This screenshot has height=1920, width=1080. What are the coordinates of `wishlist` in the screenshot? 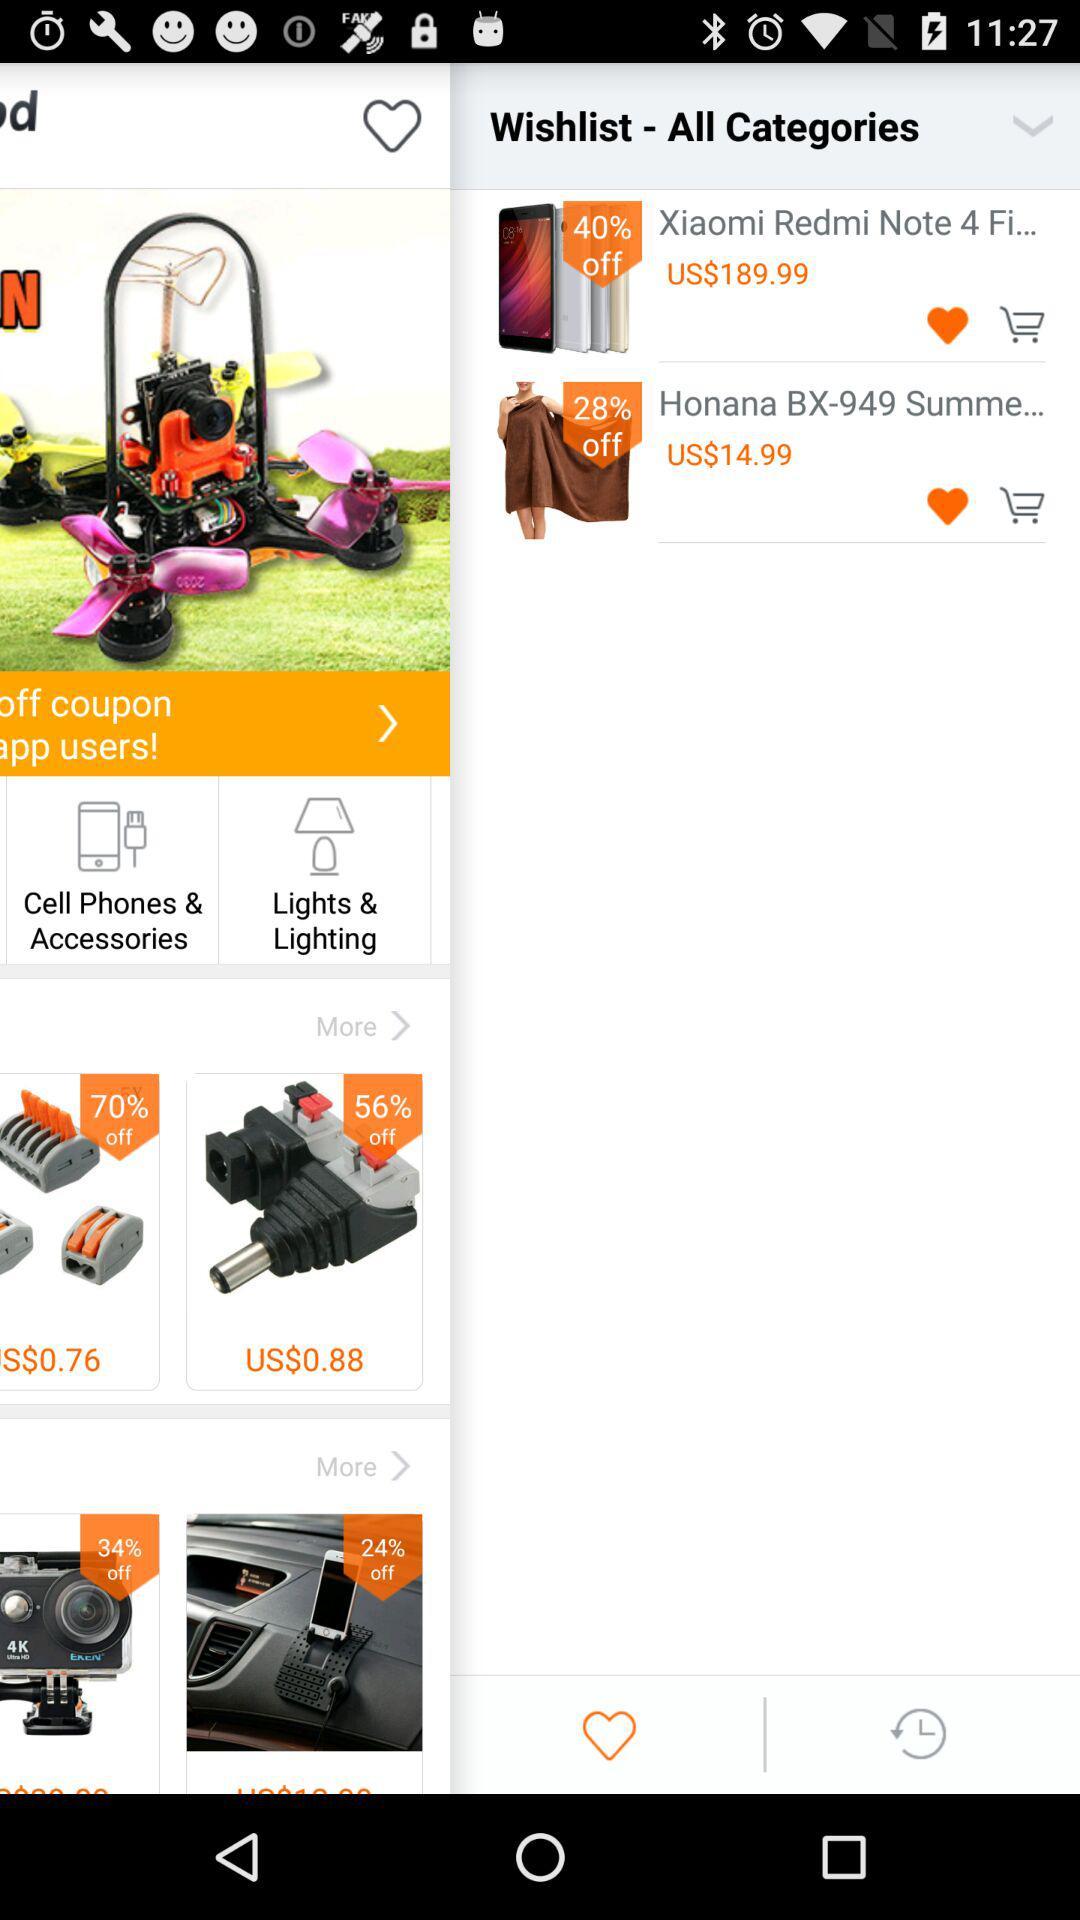 It's located at (608, 1733).